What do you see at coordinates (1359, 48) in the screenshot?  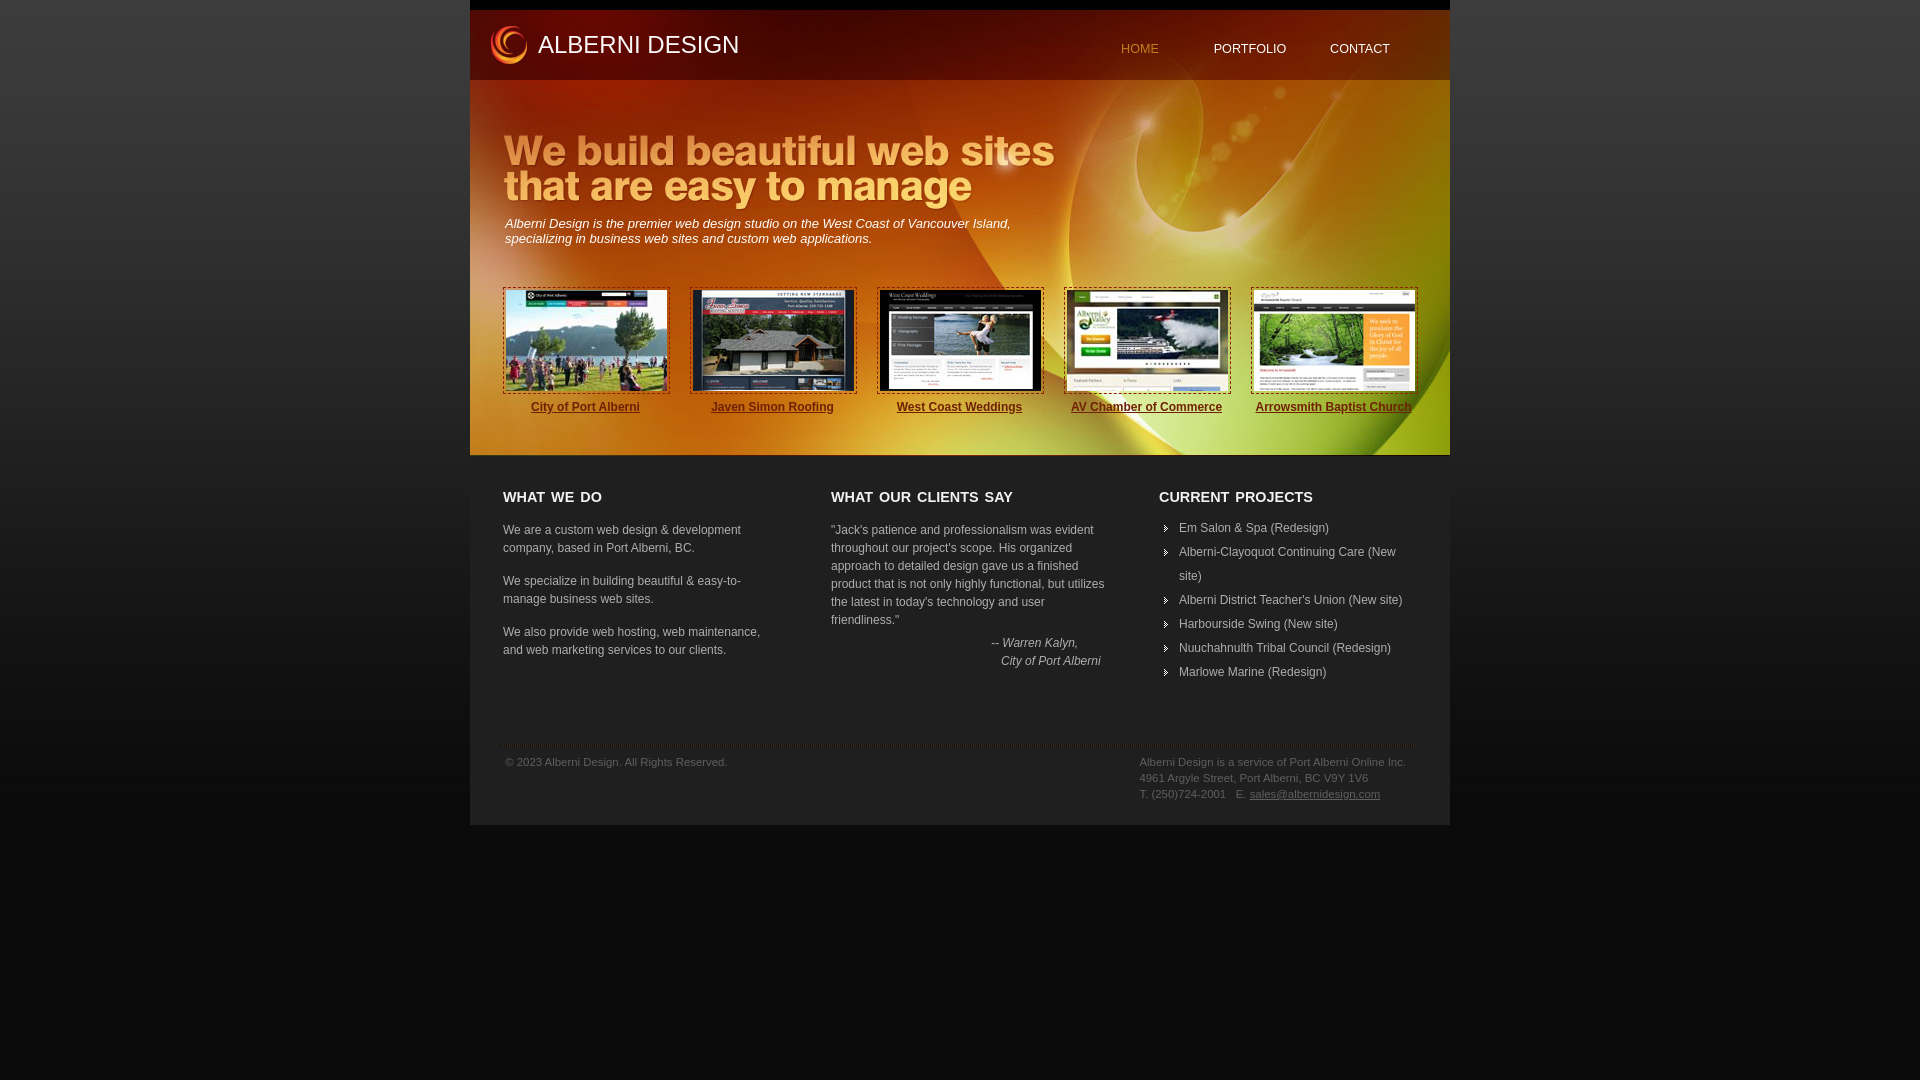 I see `'CONTACT'` at bounding box center [1359, 48].